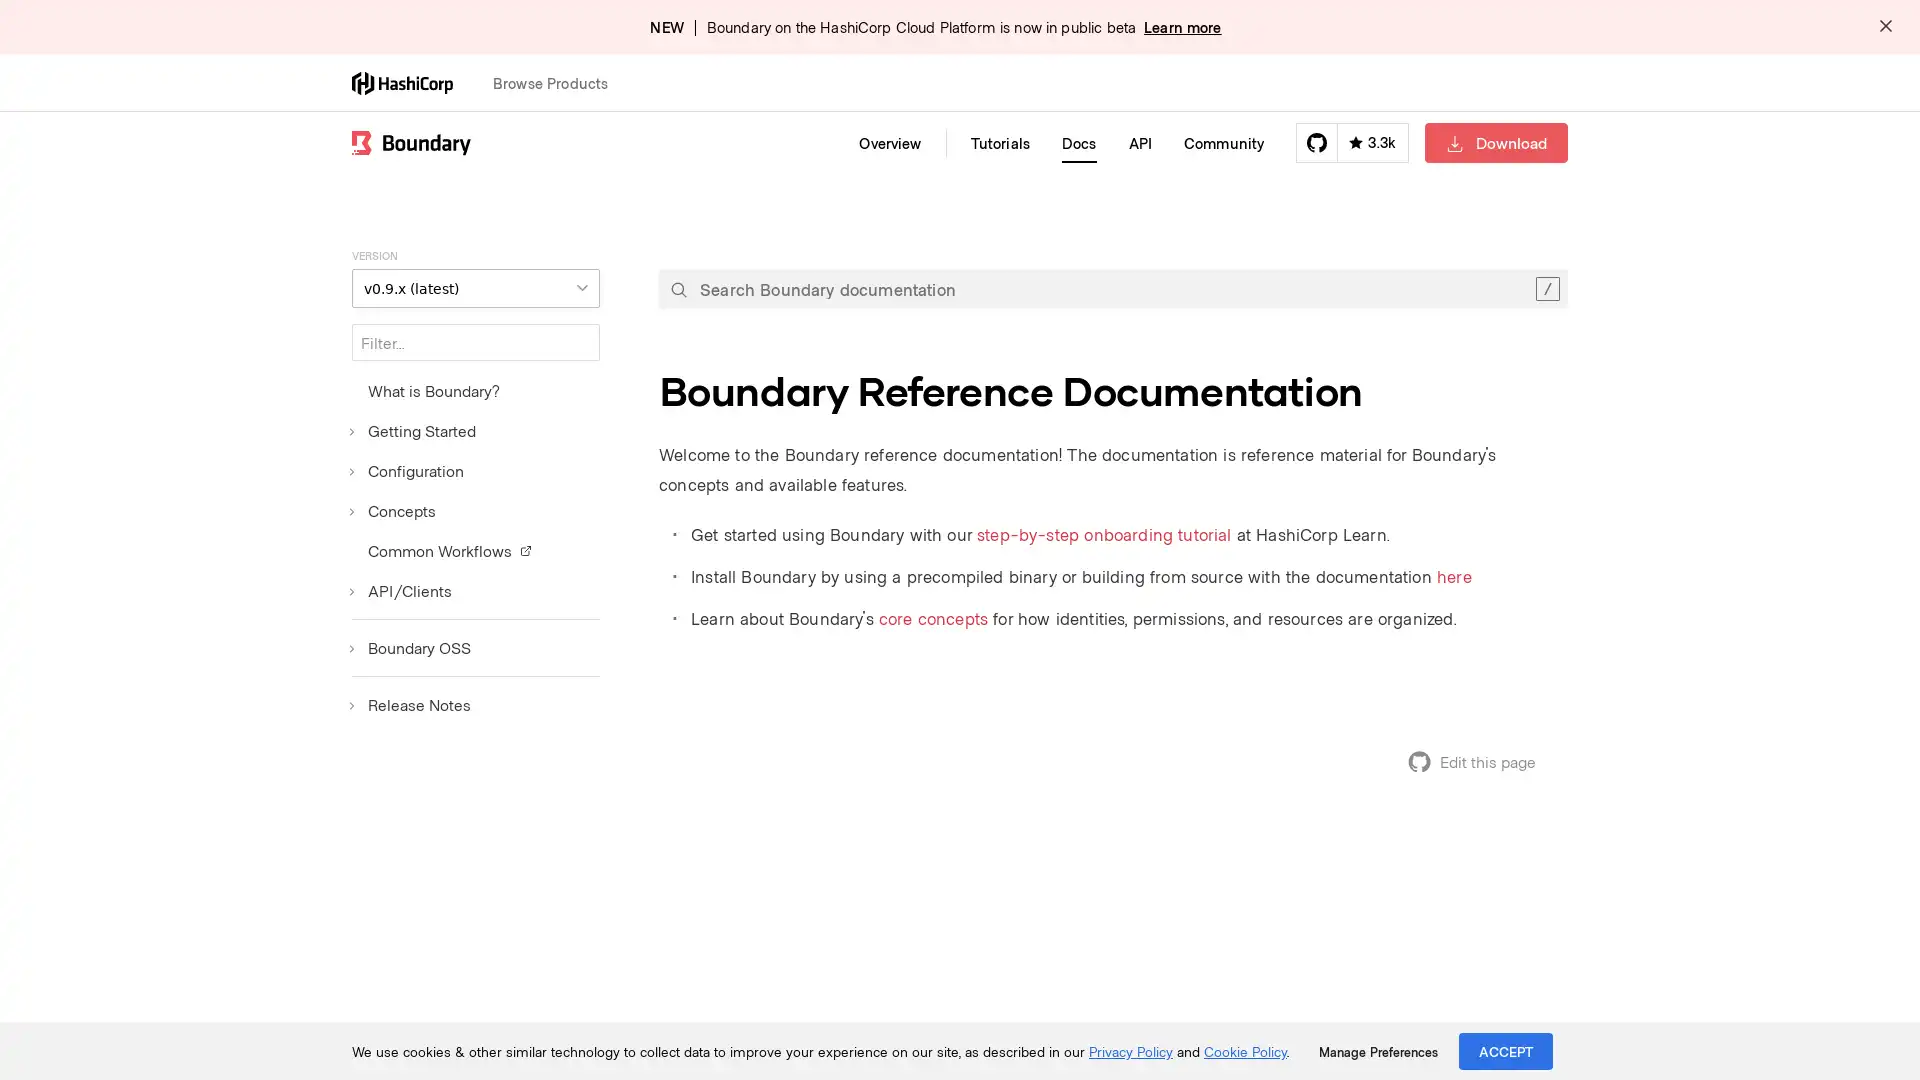  I want to click on Manage Preferences, so click(1377, 1051).